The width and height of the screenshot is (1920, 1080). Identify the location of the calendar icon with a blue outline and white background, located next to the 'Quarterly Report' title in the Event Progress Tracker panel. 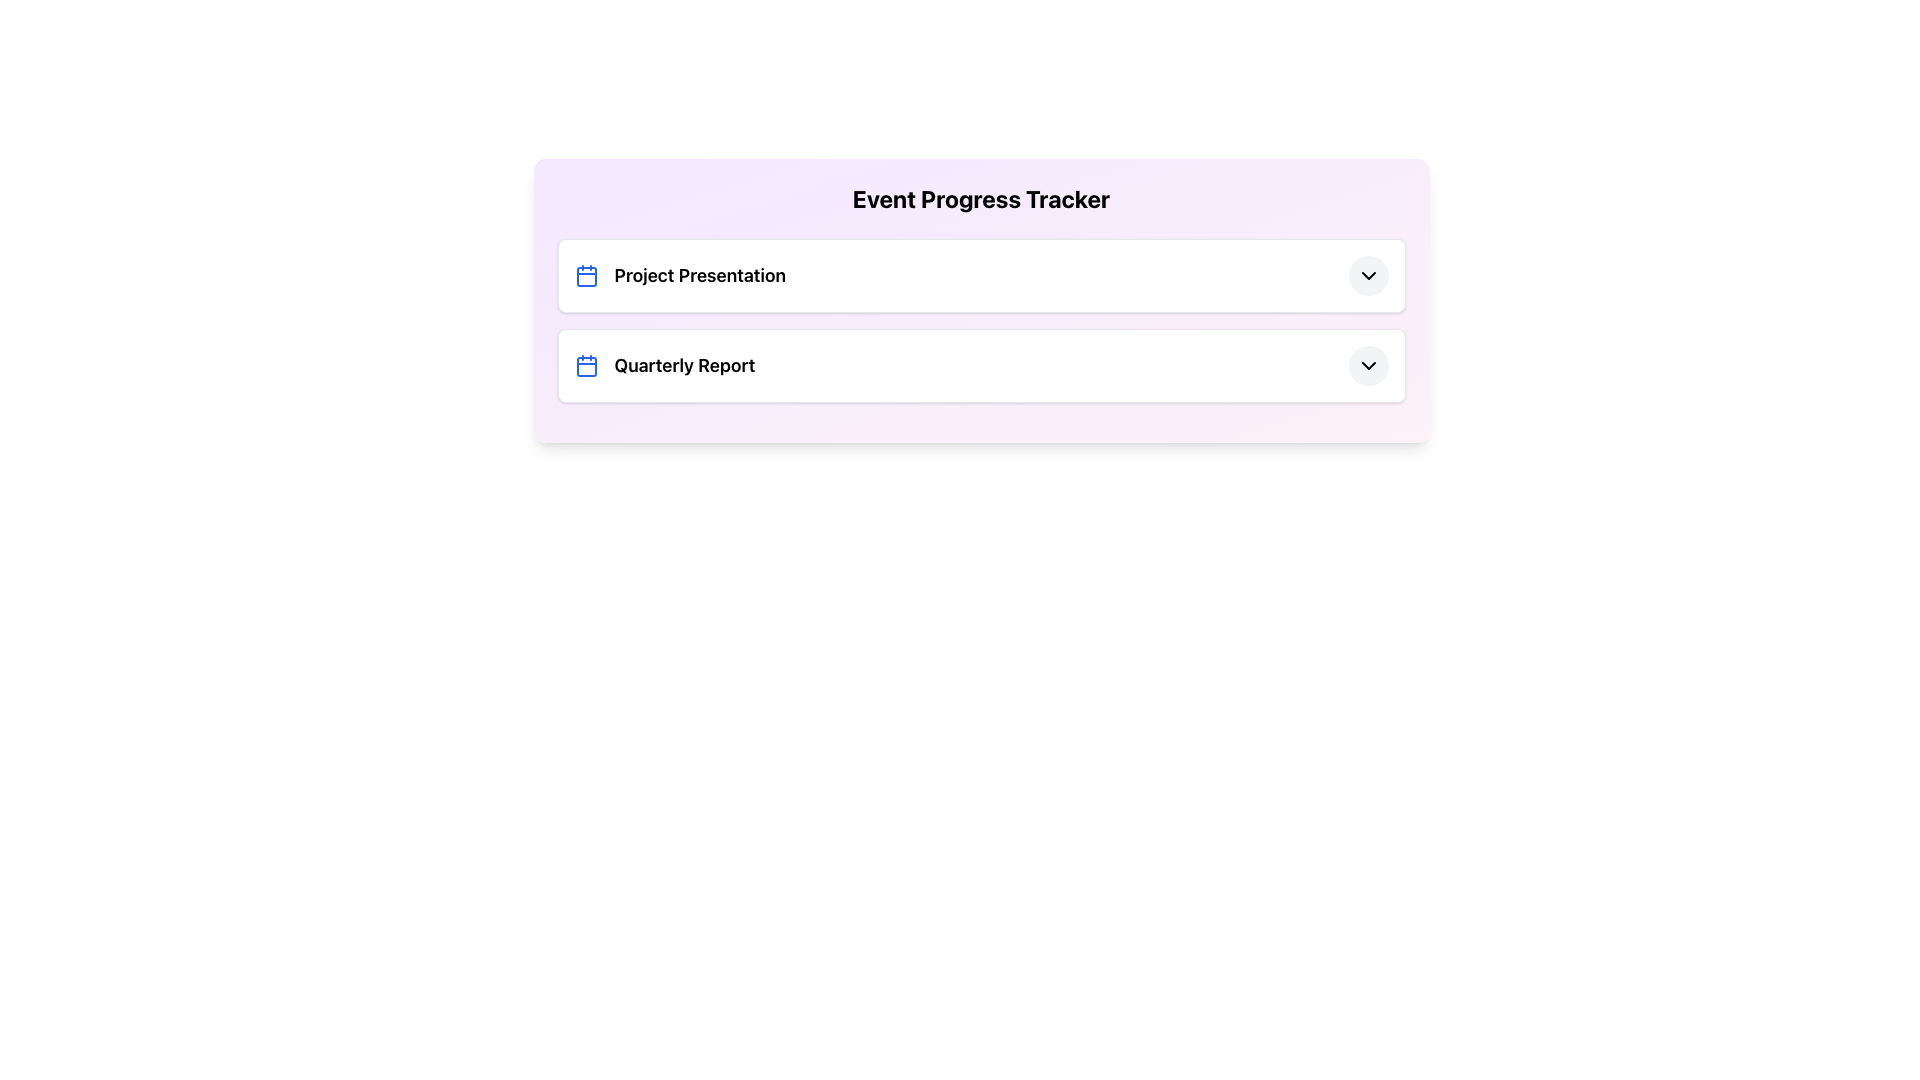
(585, 366).